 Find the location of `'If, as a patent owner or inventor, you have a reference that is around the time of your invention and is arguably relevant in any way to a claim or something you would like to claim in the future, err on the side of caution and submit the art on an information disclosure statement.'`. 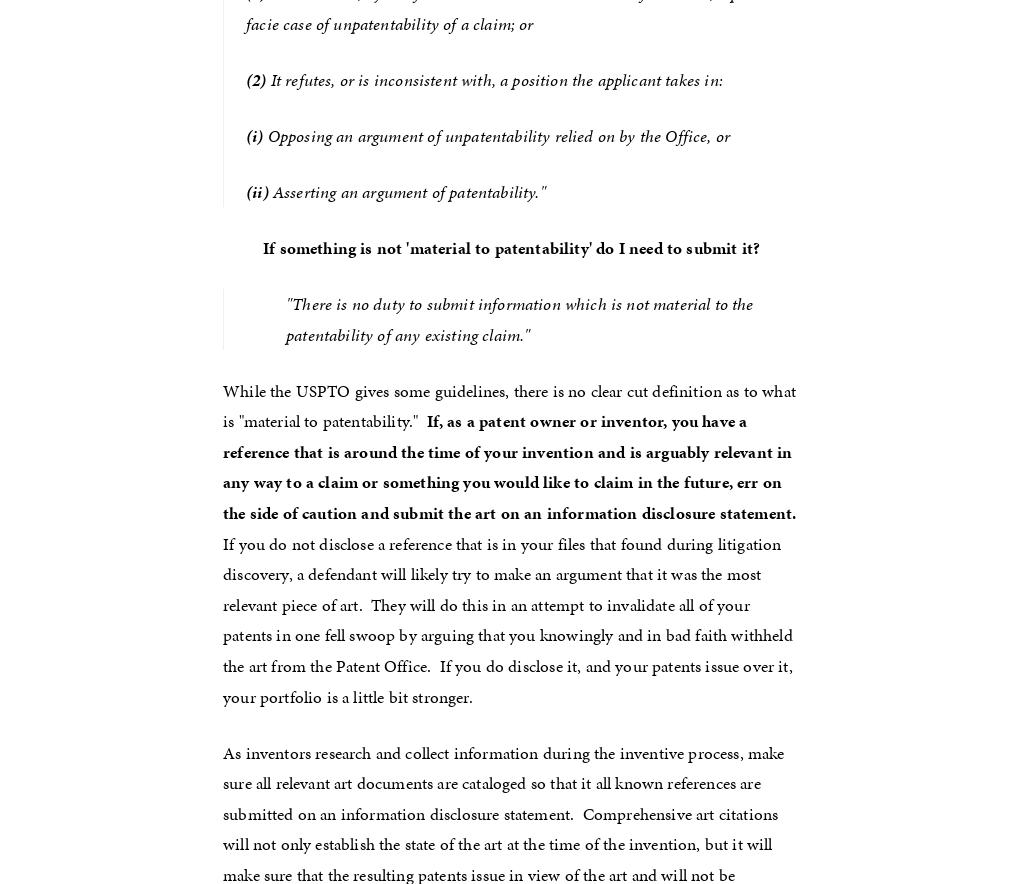

'If, as a patent owner or inventor, you have a reference that is around the time of your invention and is arguably relevant in any way to a claim or something you would like to claim in the future, err on the side of caution and submit the art on an information disclosure statement.' is located at coordinates (510, 467).